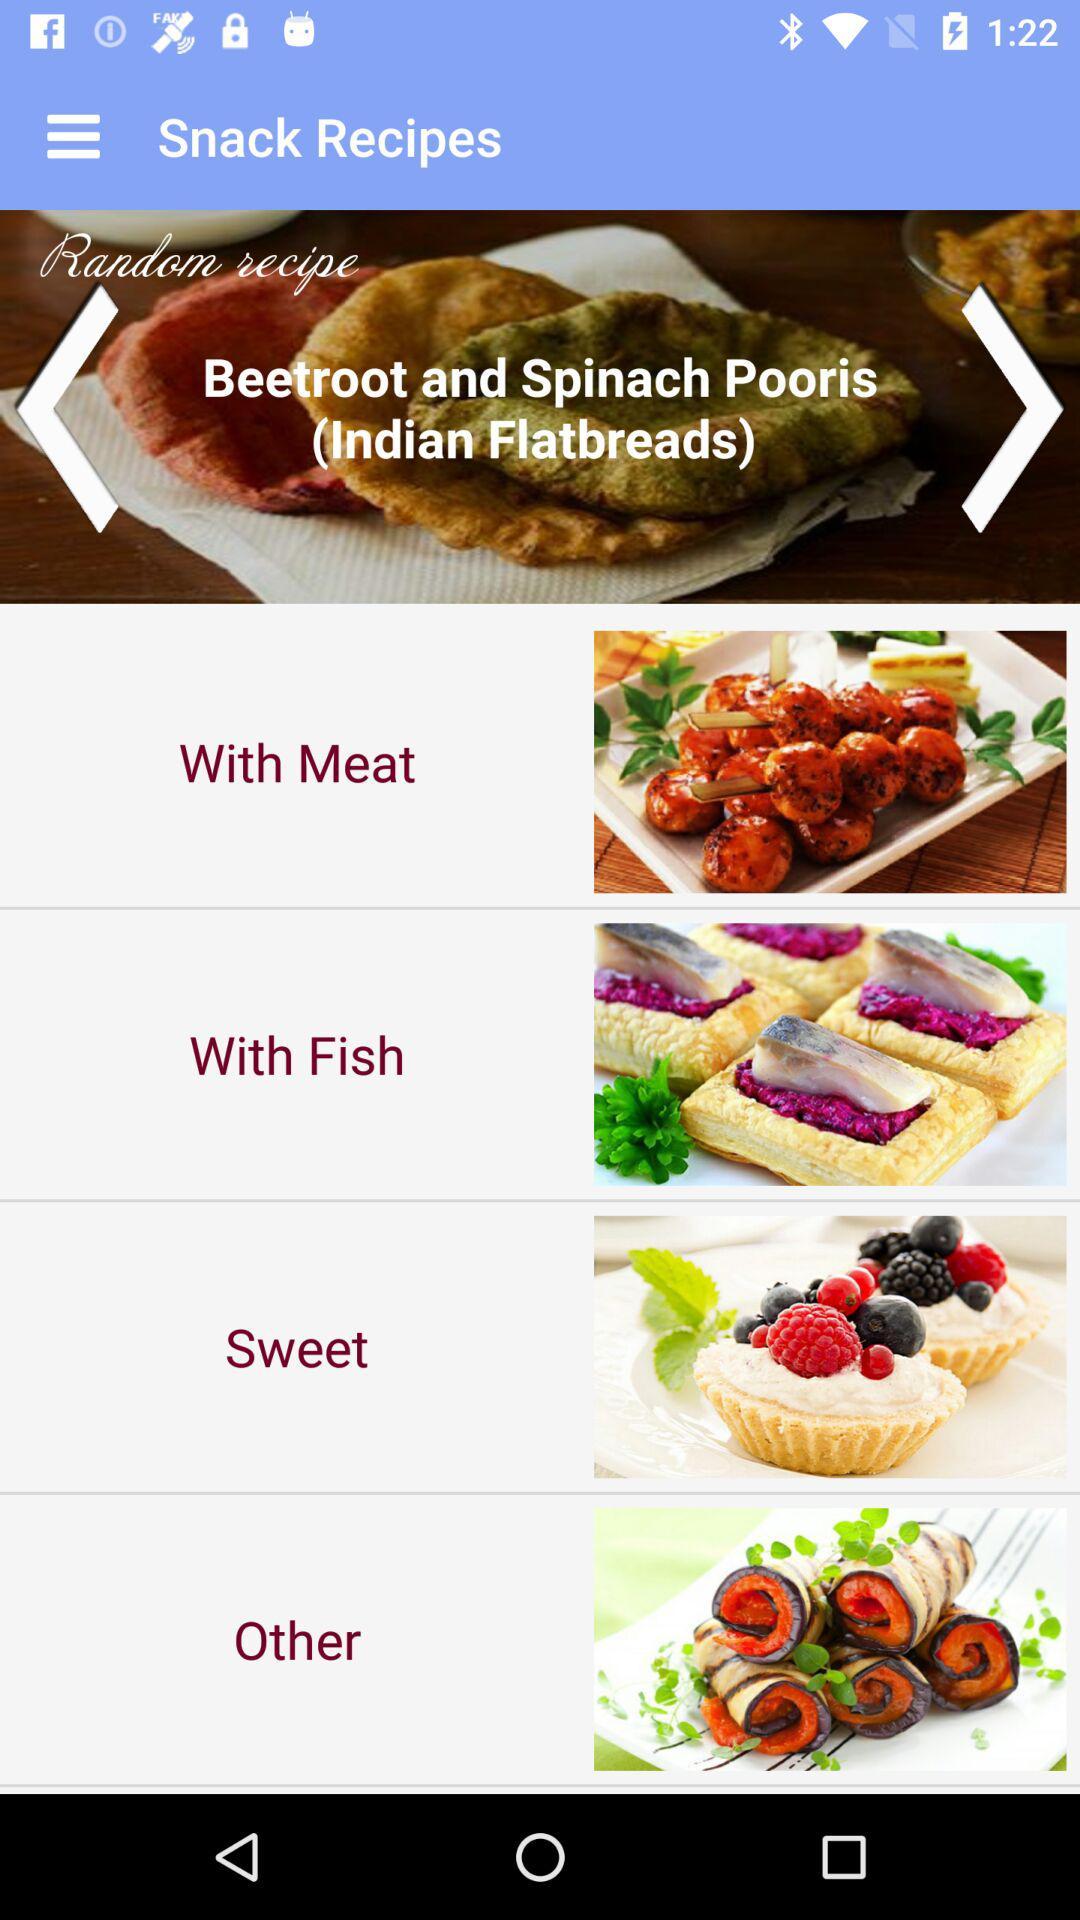 Image resolution: width=1080 pixels, height=1920 pixels. What do you see at coordinates (297, 1053) in the screenshot?
I see `the with fish icon` at bounding box center [297, 1053].